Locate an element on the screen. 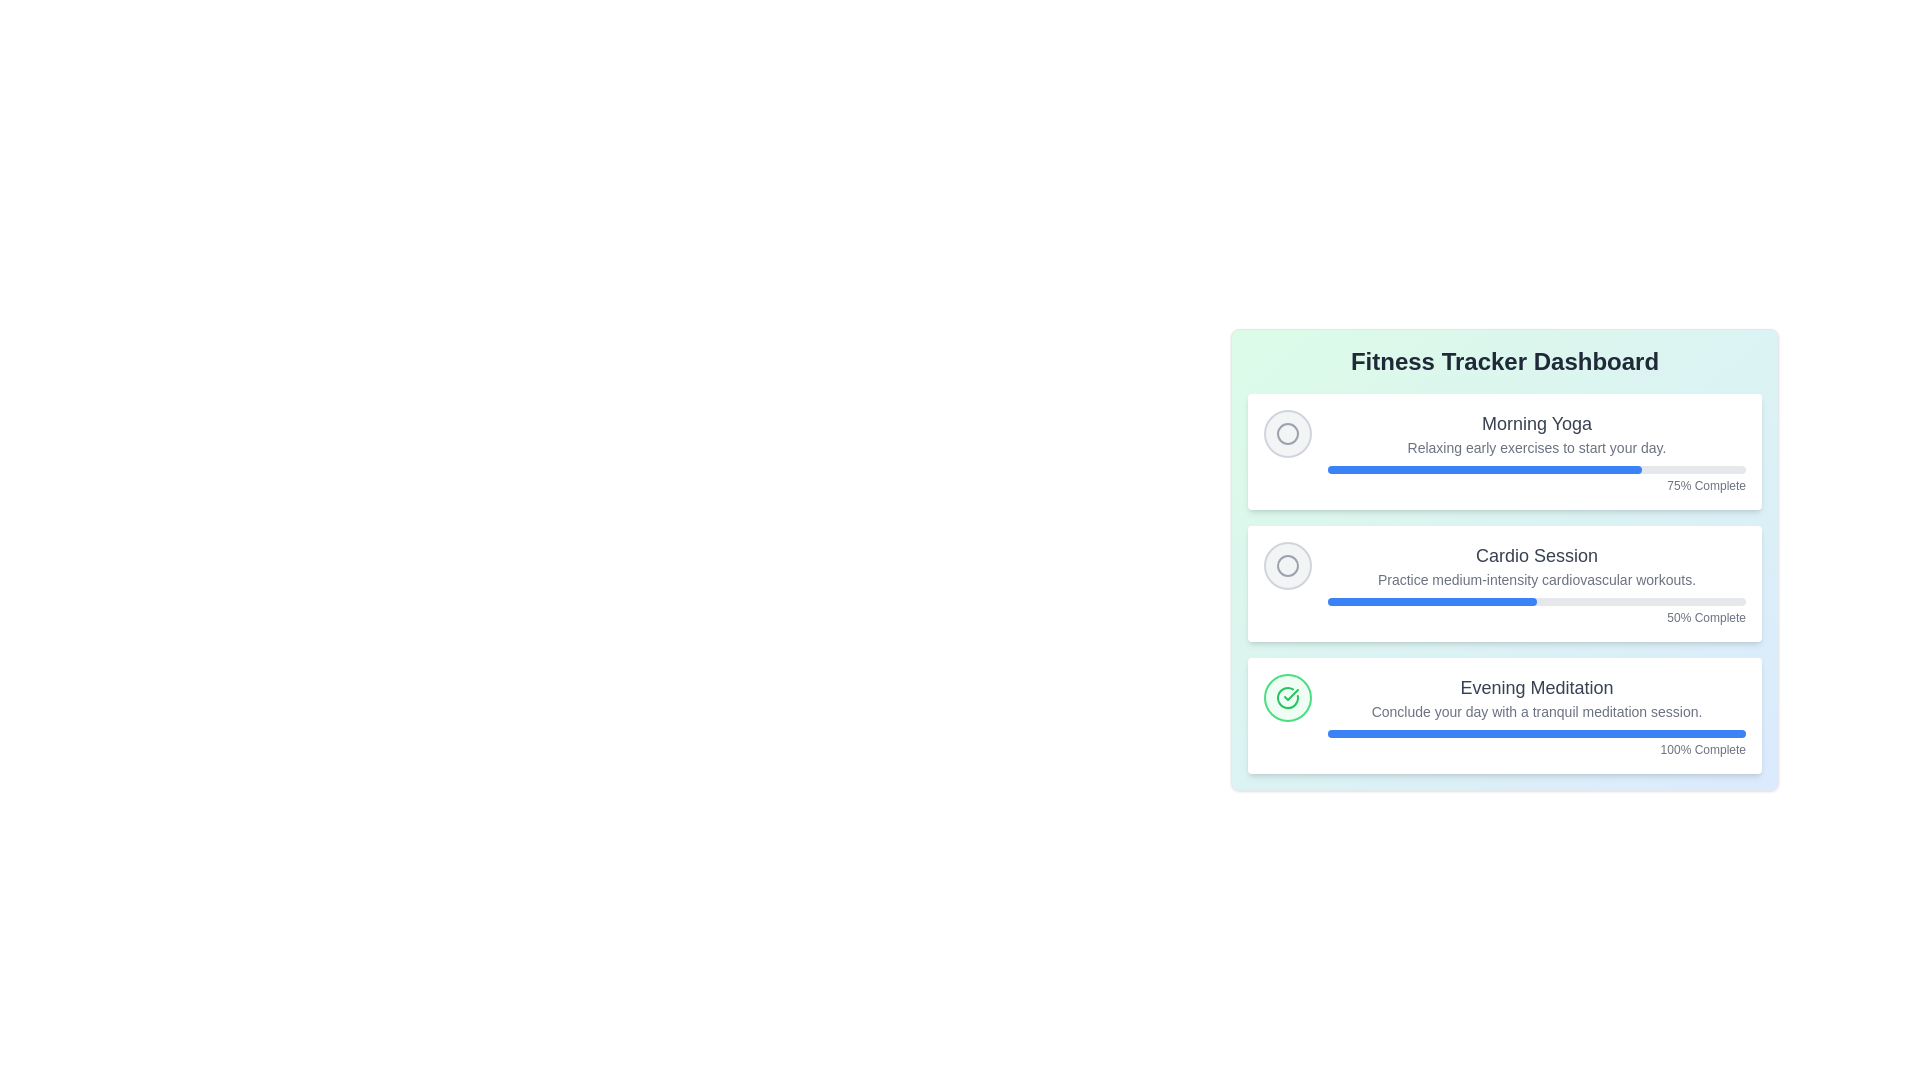 This screenshot has height=1080, width=1920. the progress visually by focusing on the progress bar indicating that 50% of the task has been completed, located in the 'Cardio Session' section below the descriptive text is located at coordinates (1431, 600).